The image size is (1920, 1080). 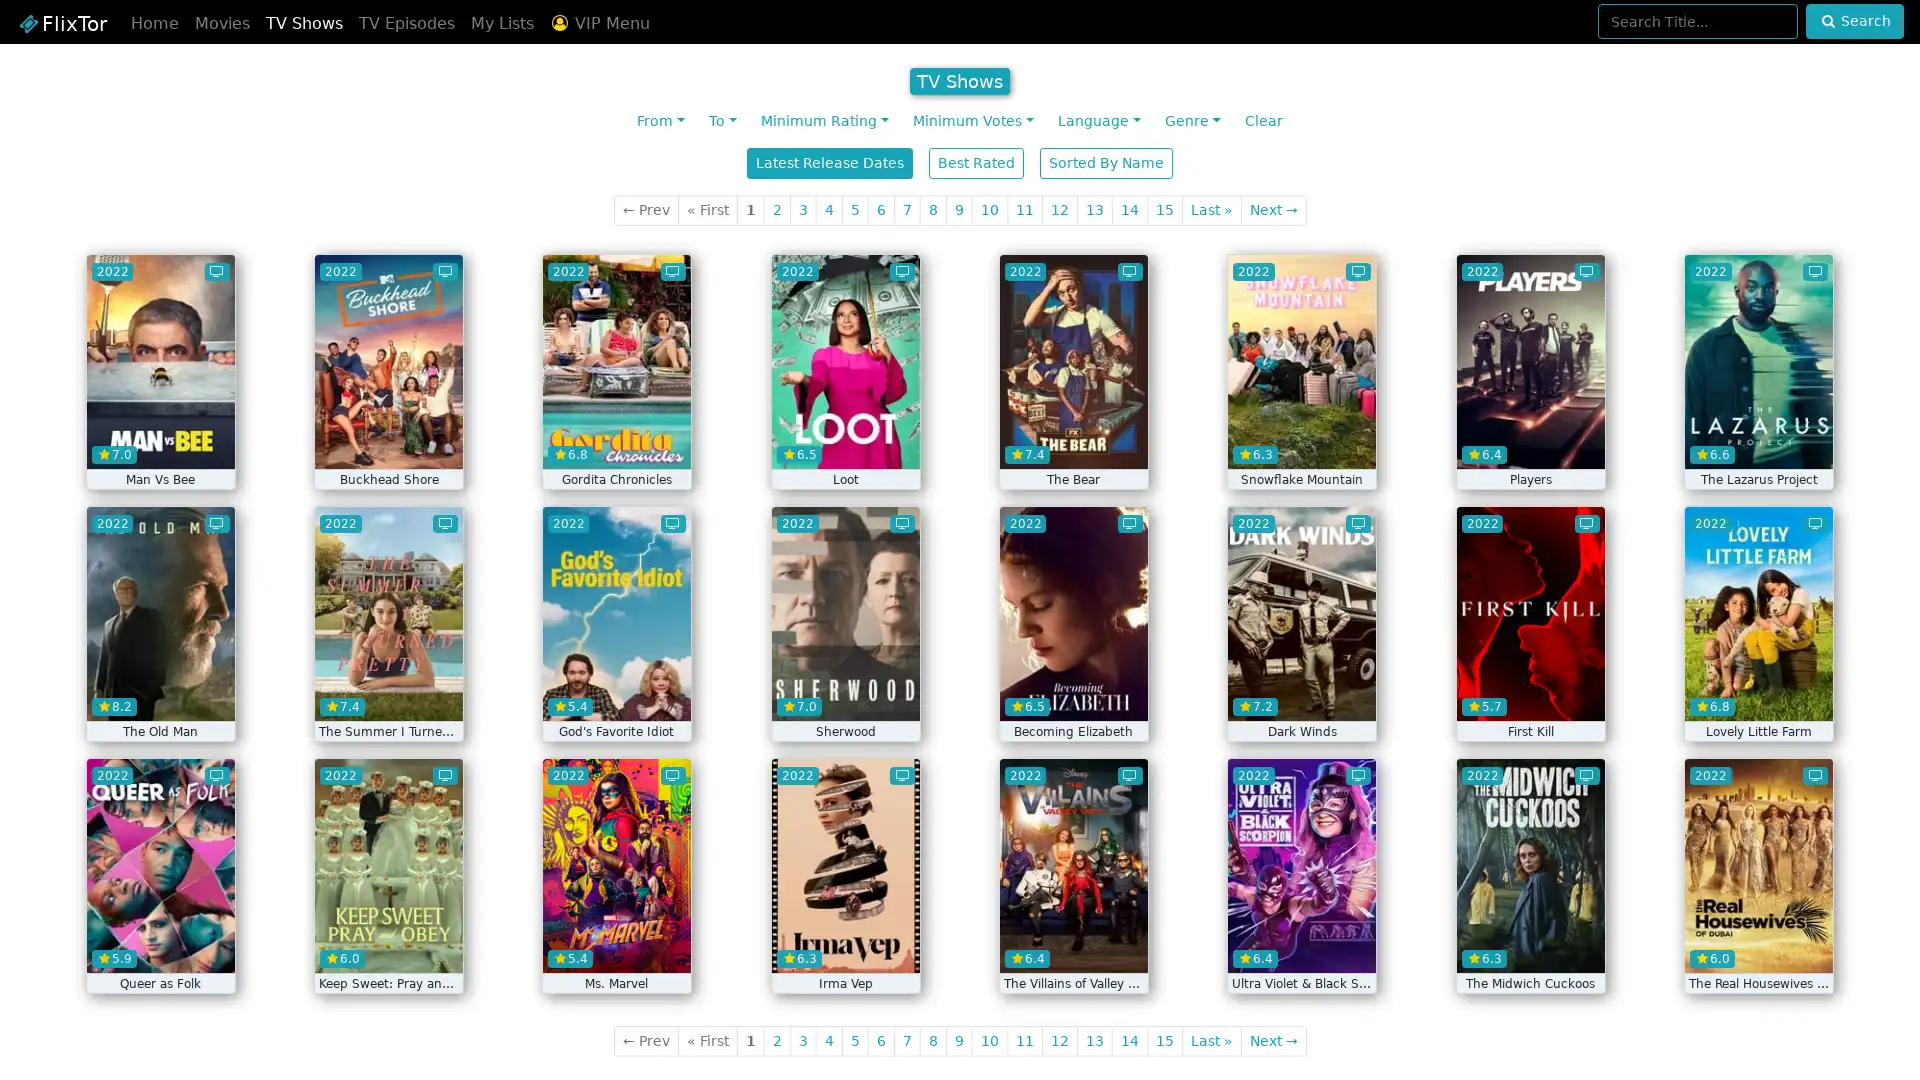 What do you see at coordinates (830, 162) in the screenshot?
I see `Latest Release Dates` at bounding box center [830, 162].